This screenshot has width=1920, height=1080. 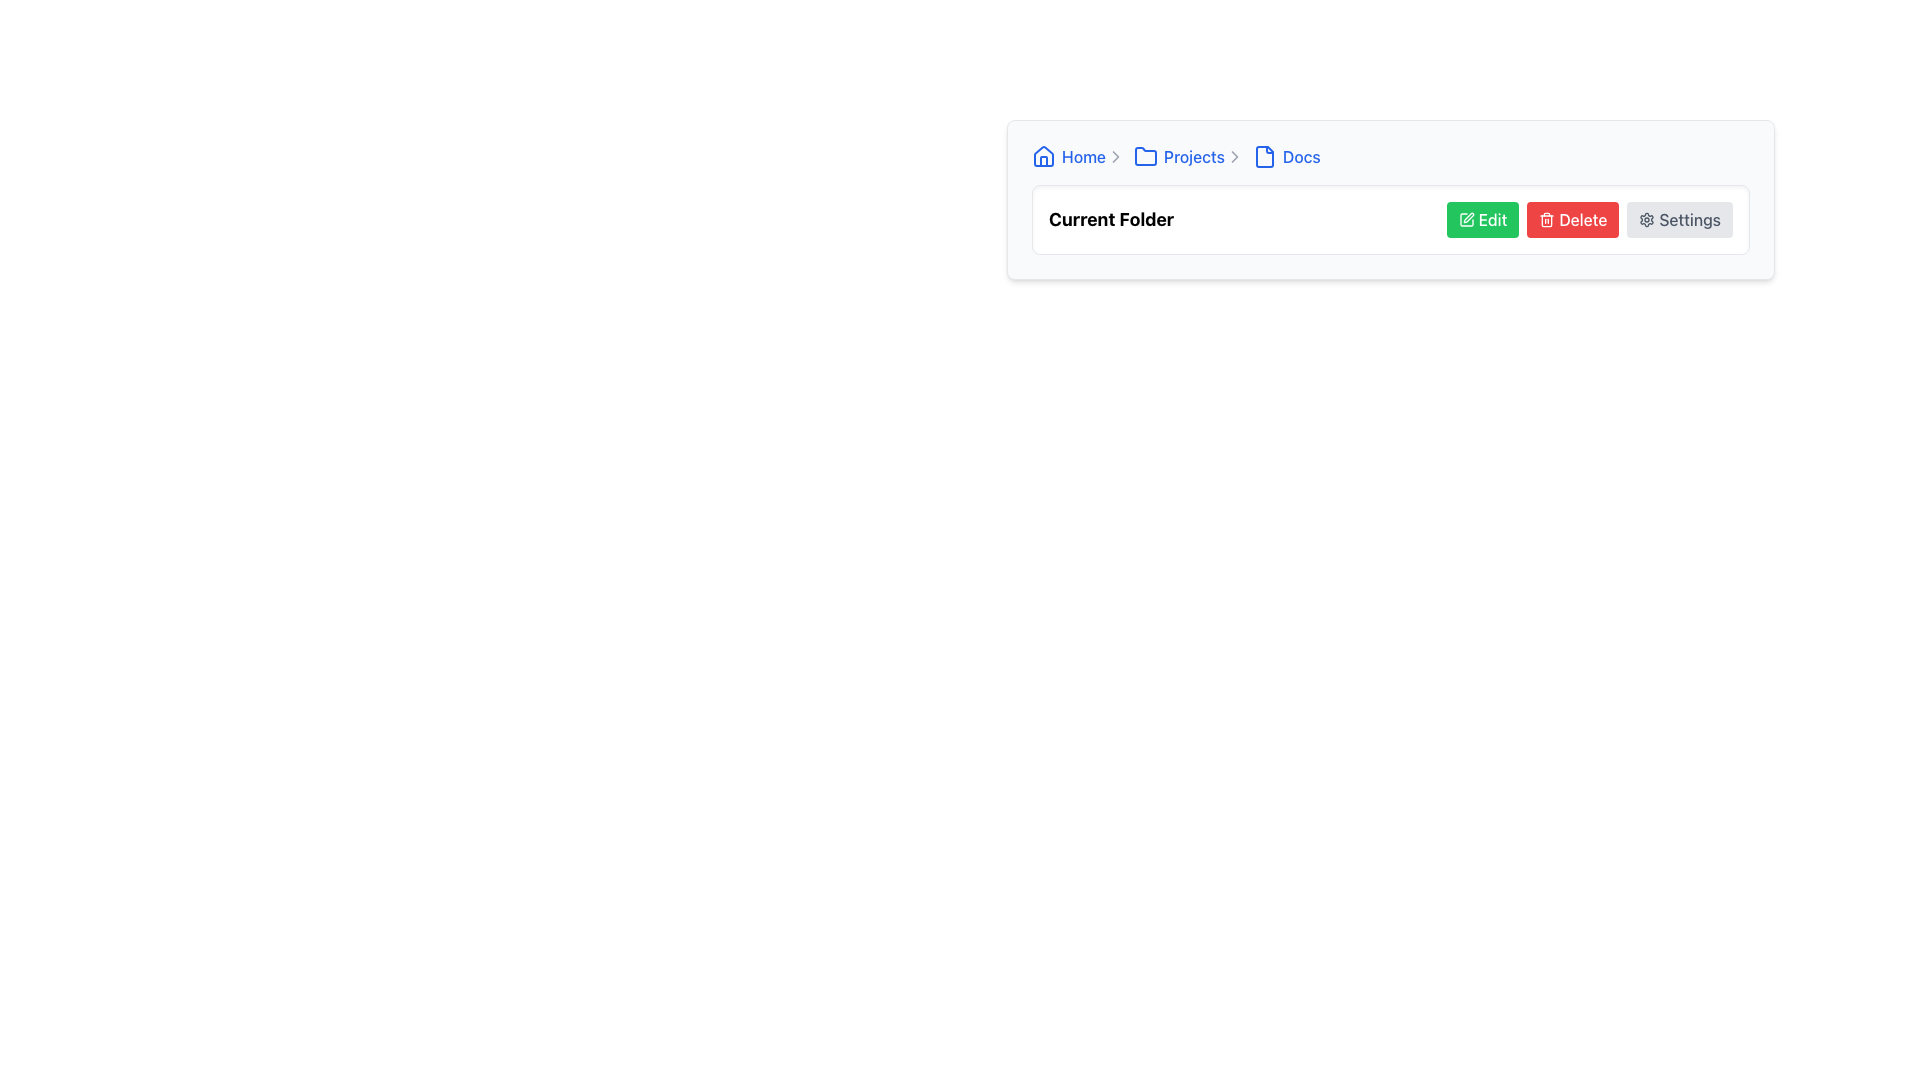 What do you see at coordinates (1483, 219) in the screenshot?
I see `the green 'Edit' button with a pen icon` at bounding box center [1483, 219].